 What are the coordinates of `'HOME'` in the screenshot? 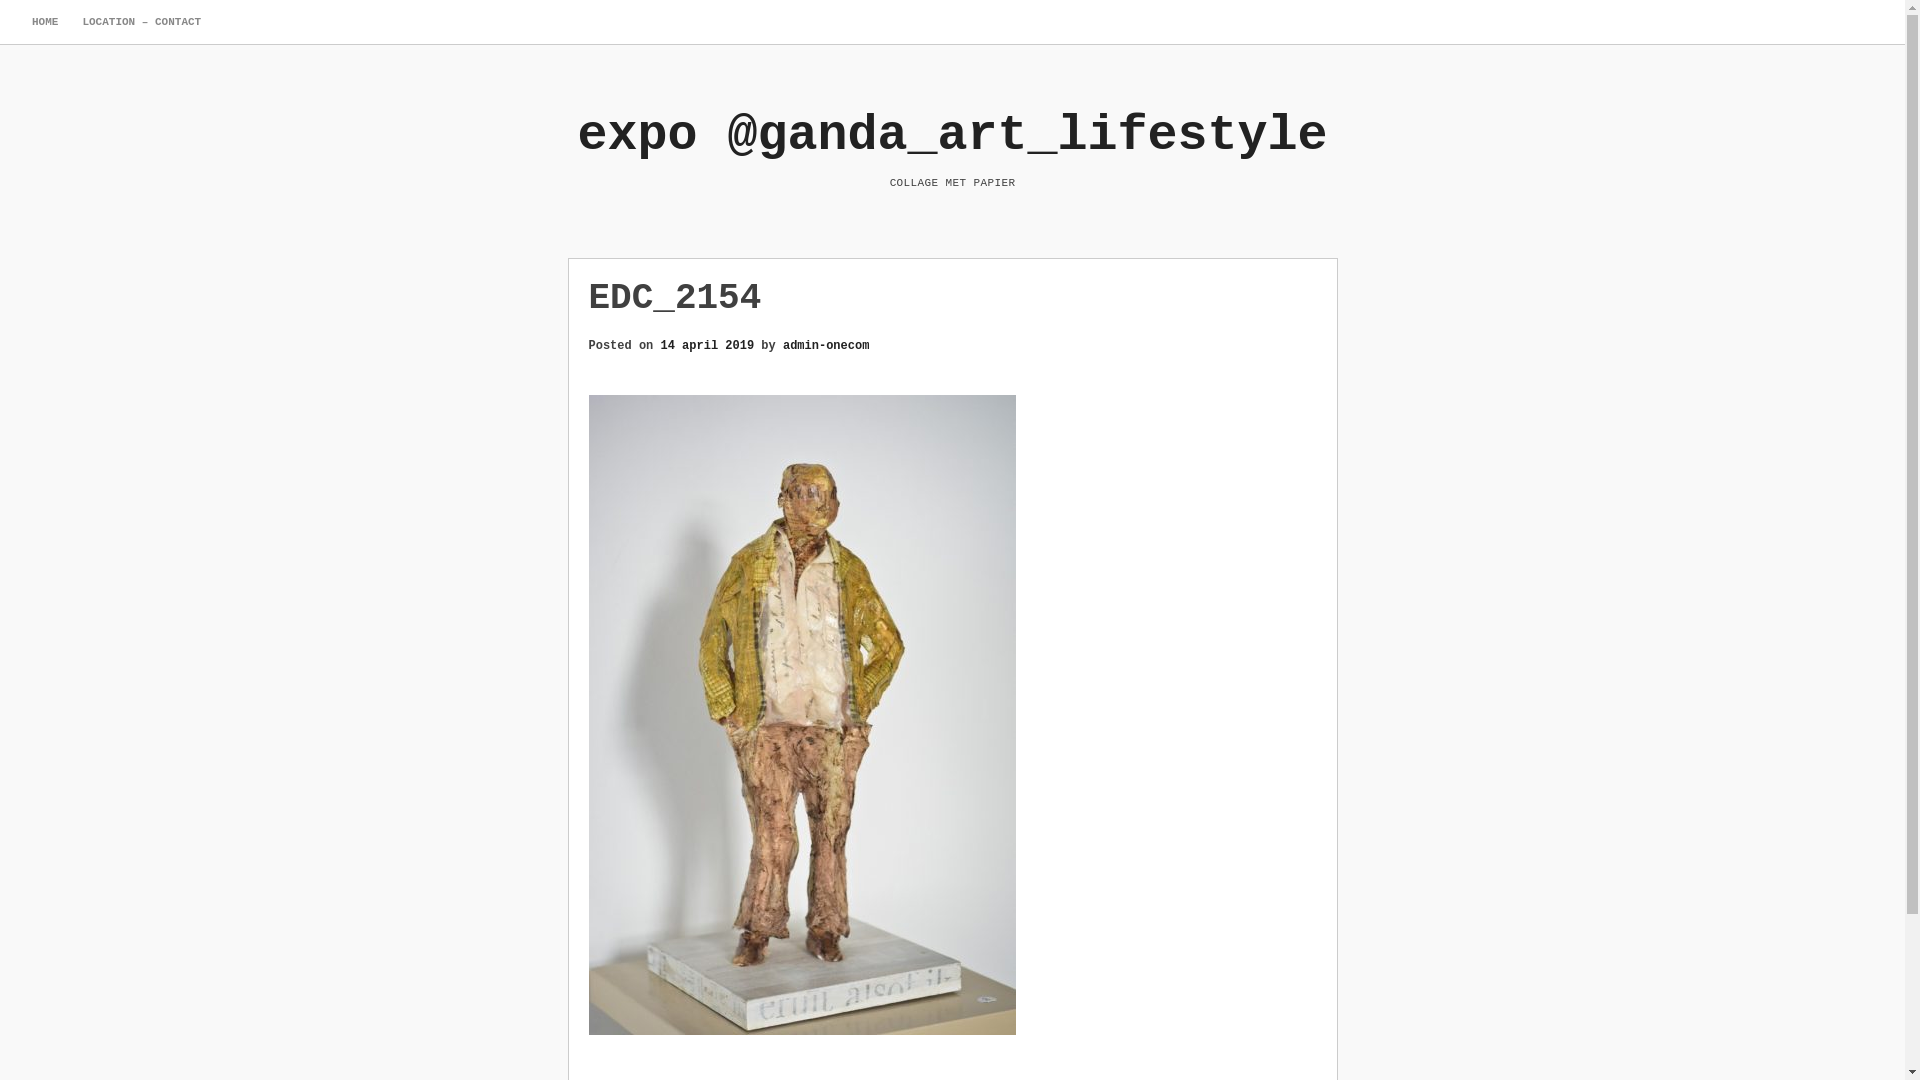 It's located at (44, 22).